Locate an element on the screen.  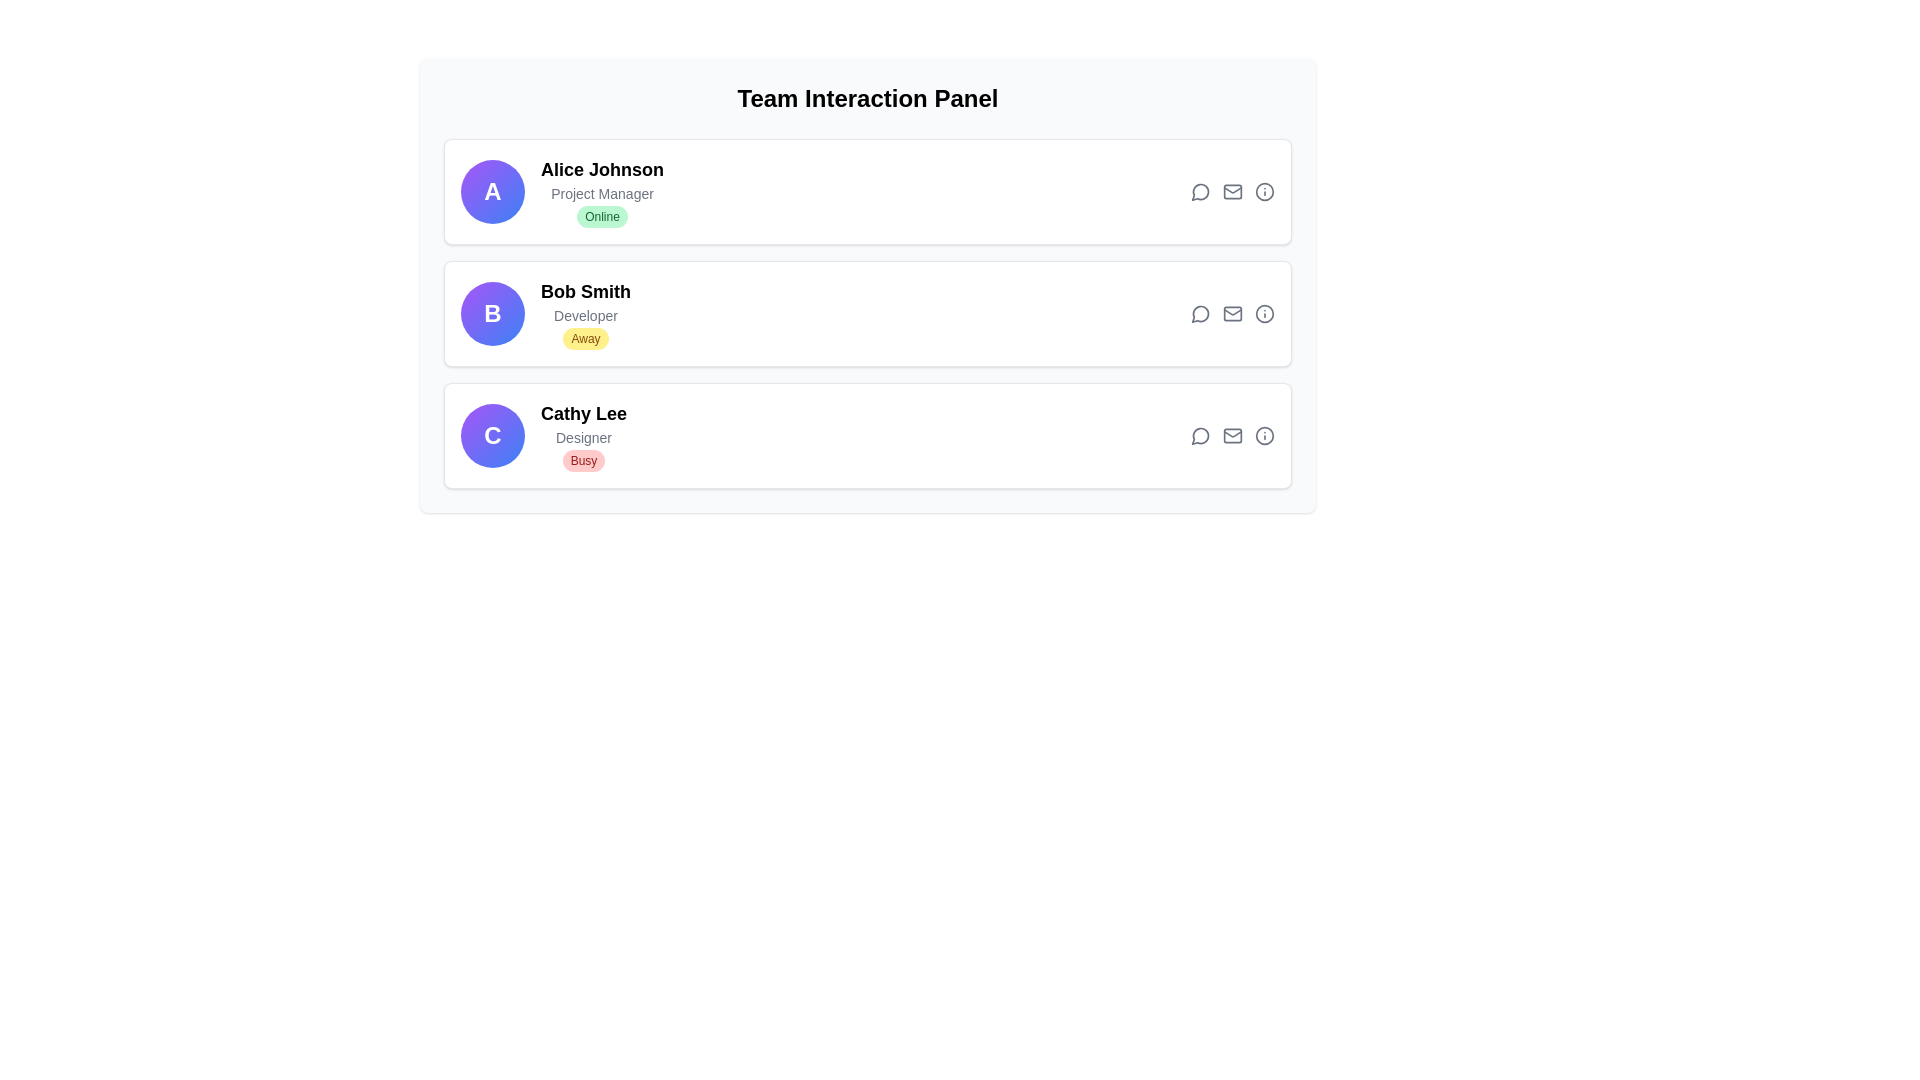
the bold text label displaying 'Bob Smith' in the 'Team Interaction Panel', which is located between 'Alice Johnson' and 'Cathy Lee' is located at coordinates (584, 292).